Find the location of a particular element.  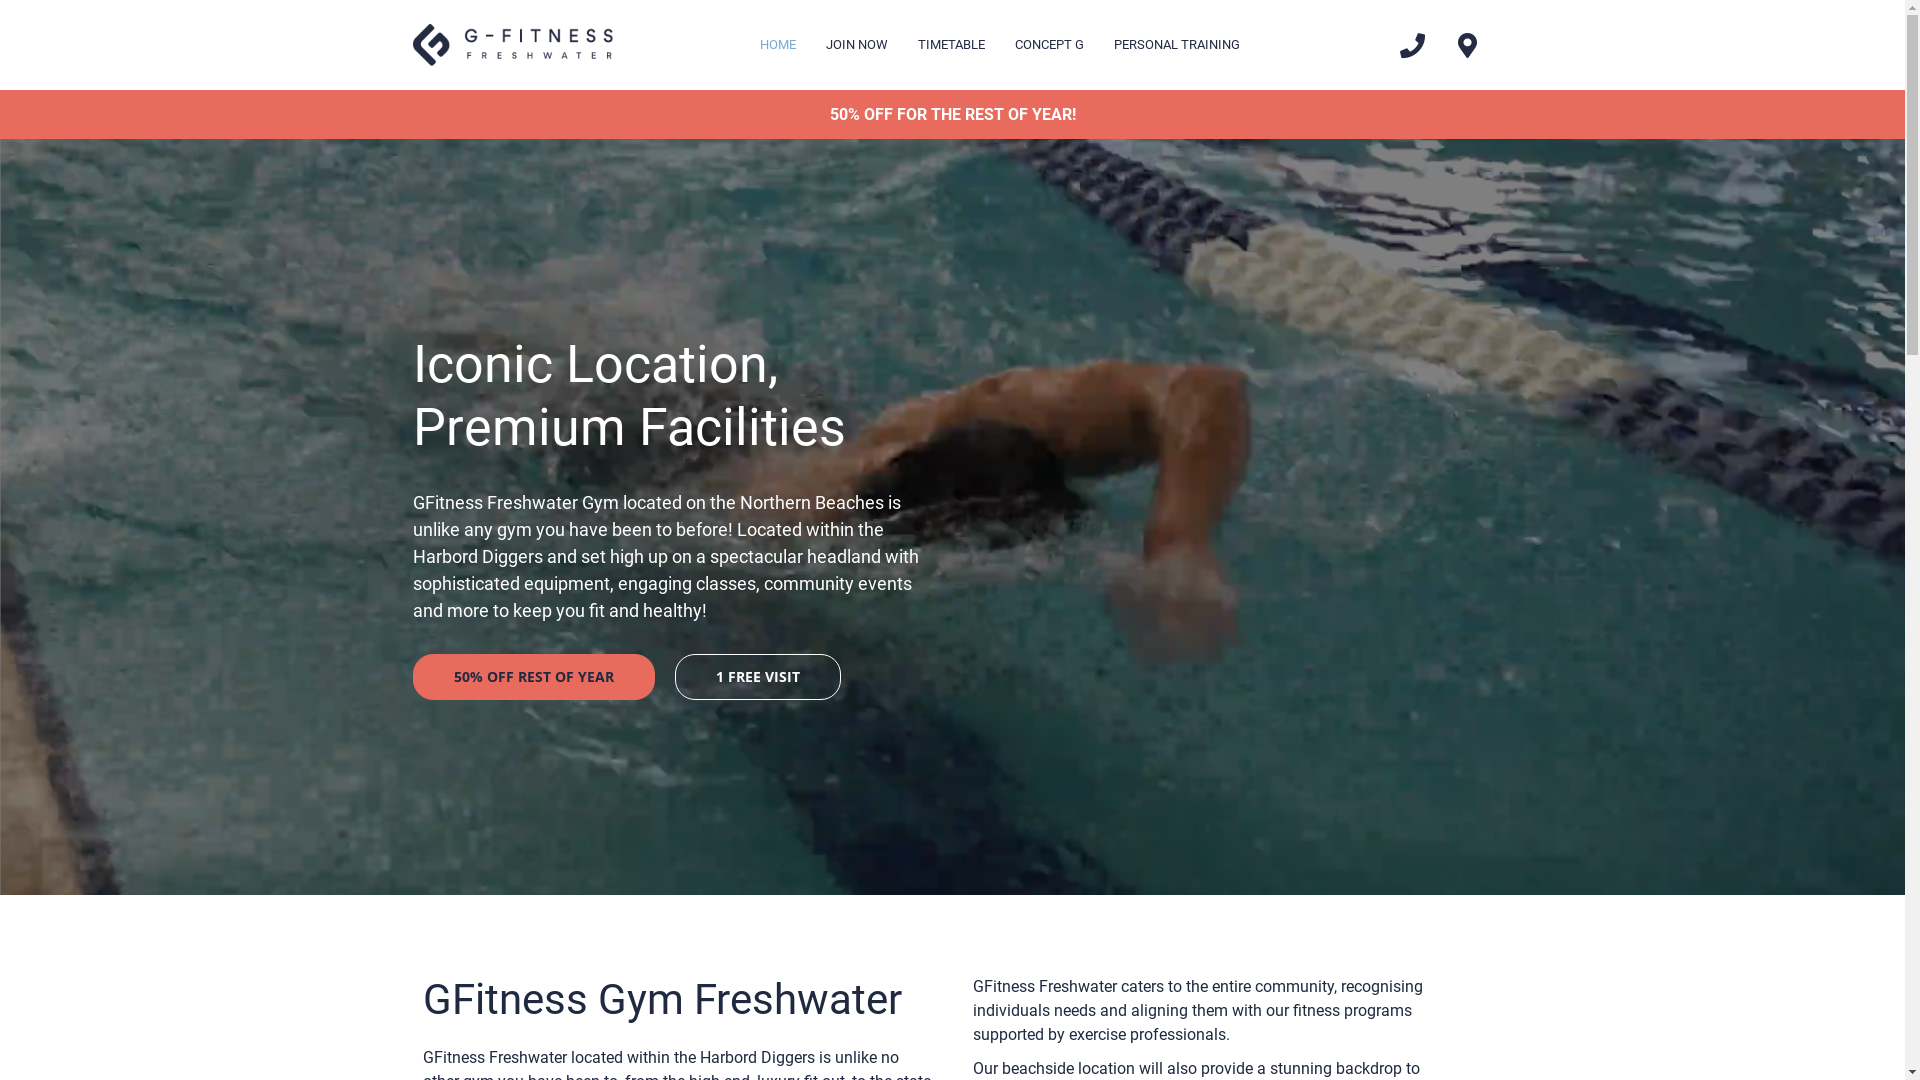

'1 FREE VISIT' is located at coordinates (756, 676).